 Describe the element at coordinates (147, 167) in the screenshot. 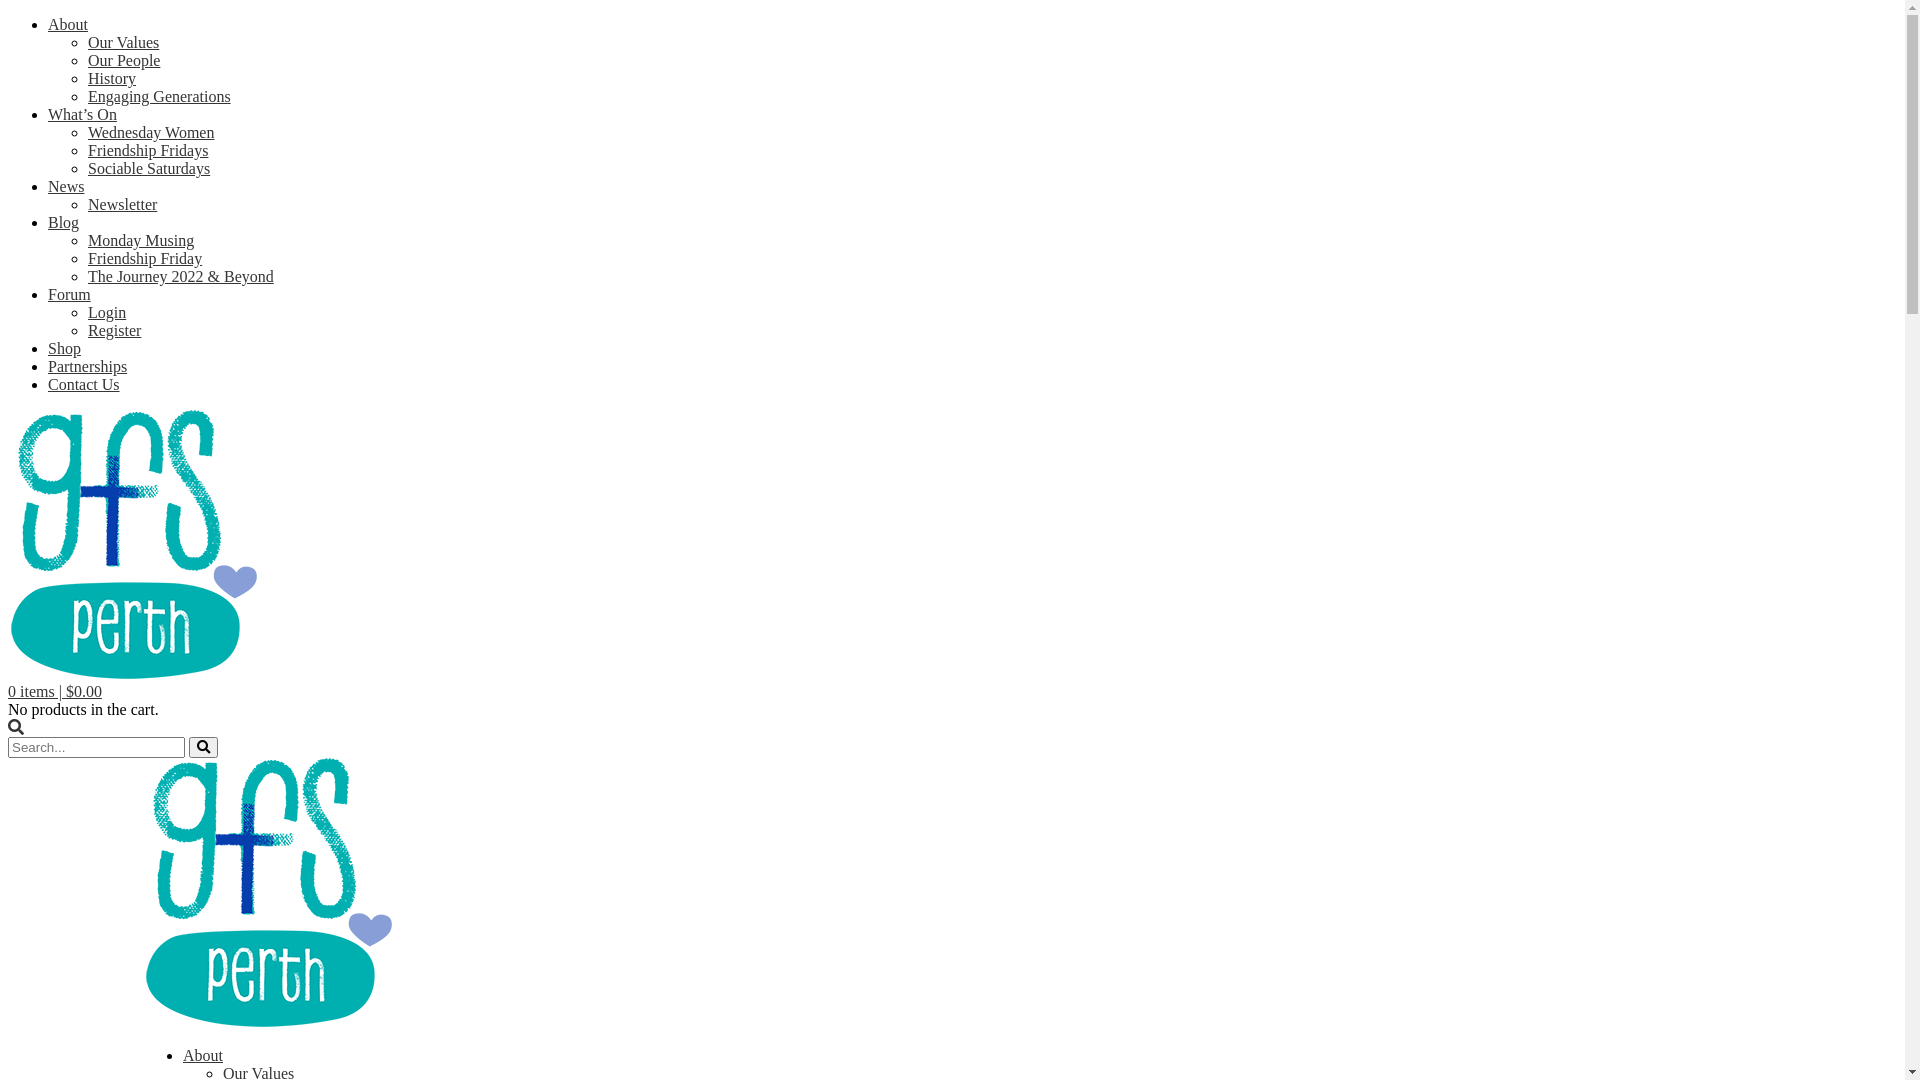

I see `'Sociable Saturdays'` at that location.